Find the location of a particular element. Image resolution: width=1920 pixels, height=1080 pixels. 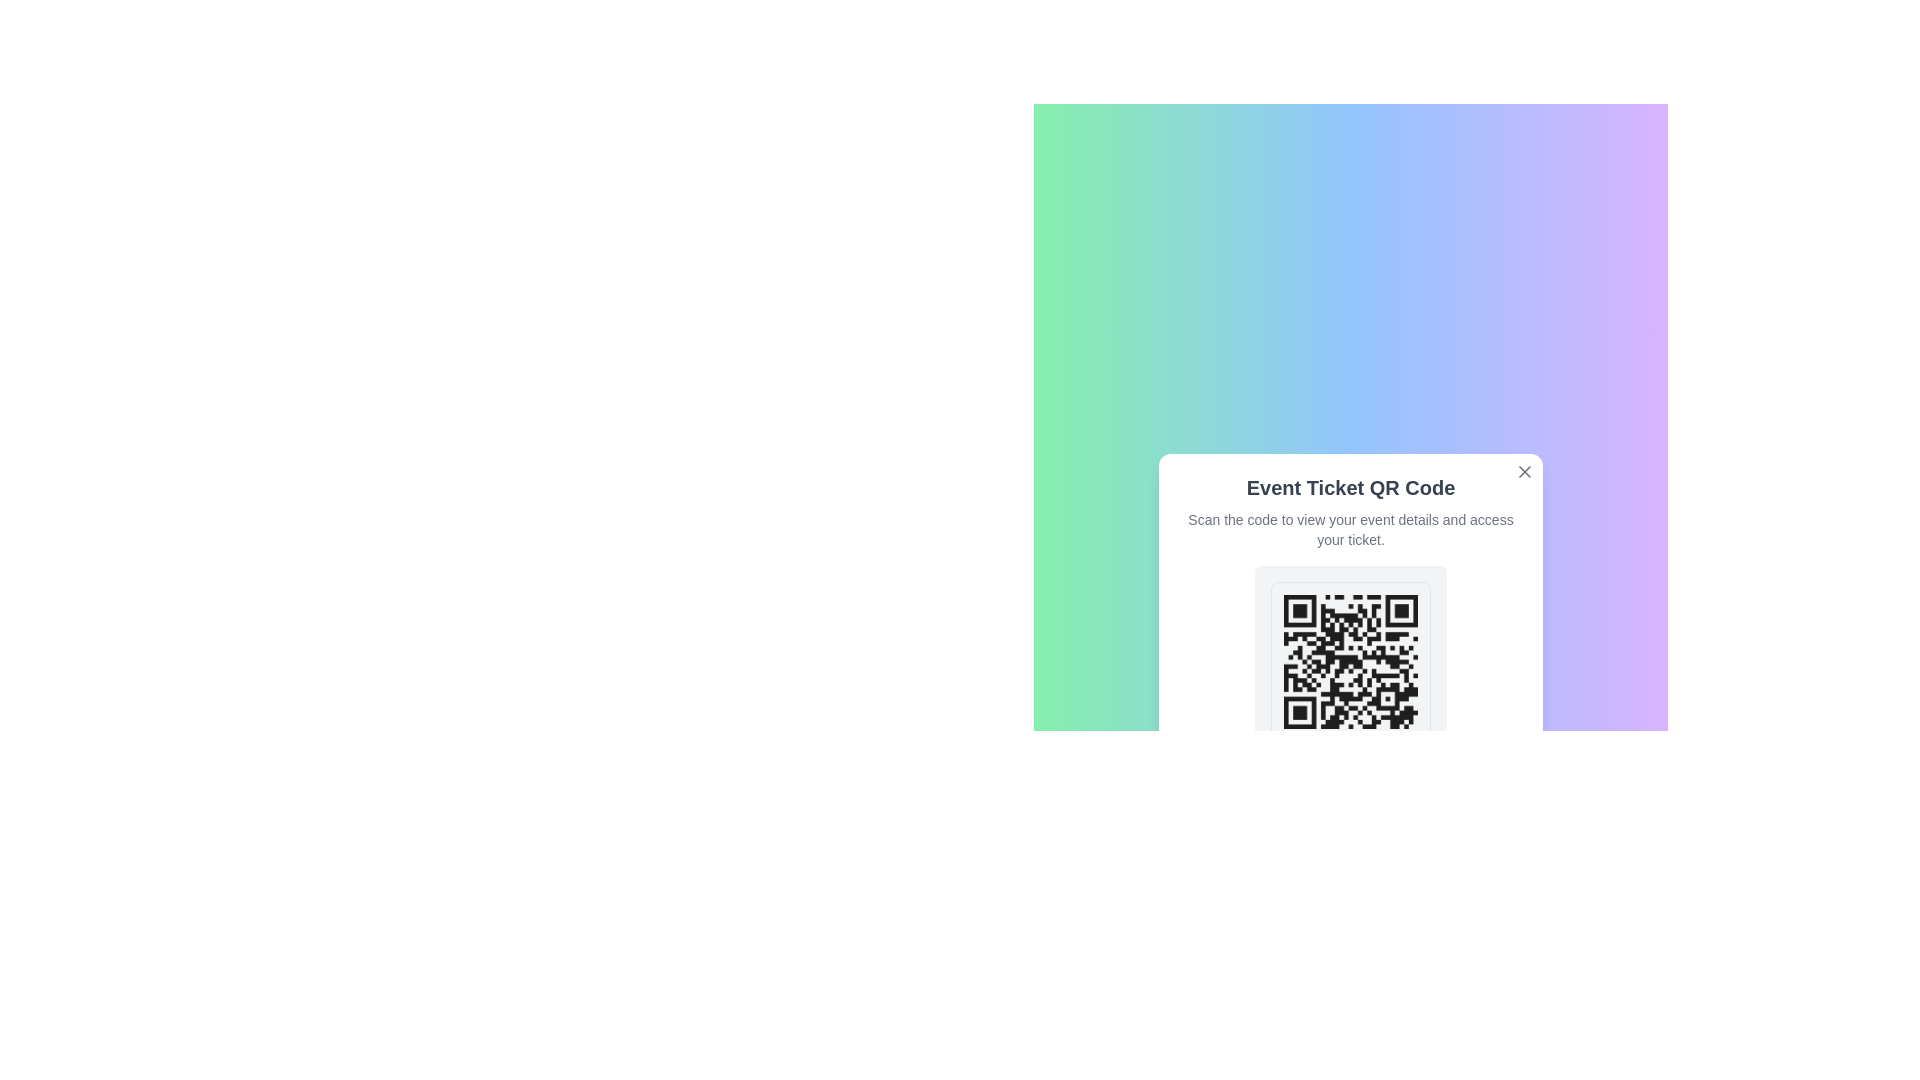

text label that instructs to 'Scan the code to view your event details and access your ticket.' This label is styled in gray and is positioned below the header 'Event Ticket QR Code' within a white rounded box is located at coordinates (1350, 528).